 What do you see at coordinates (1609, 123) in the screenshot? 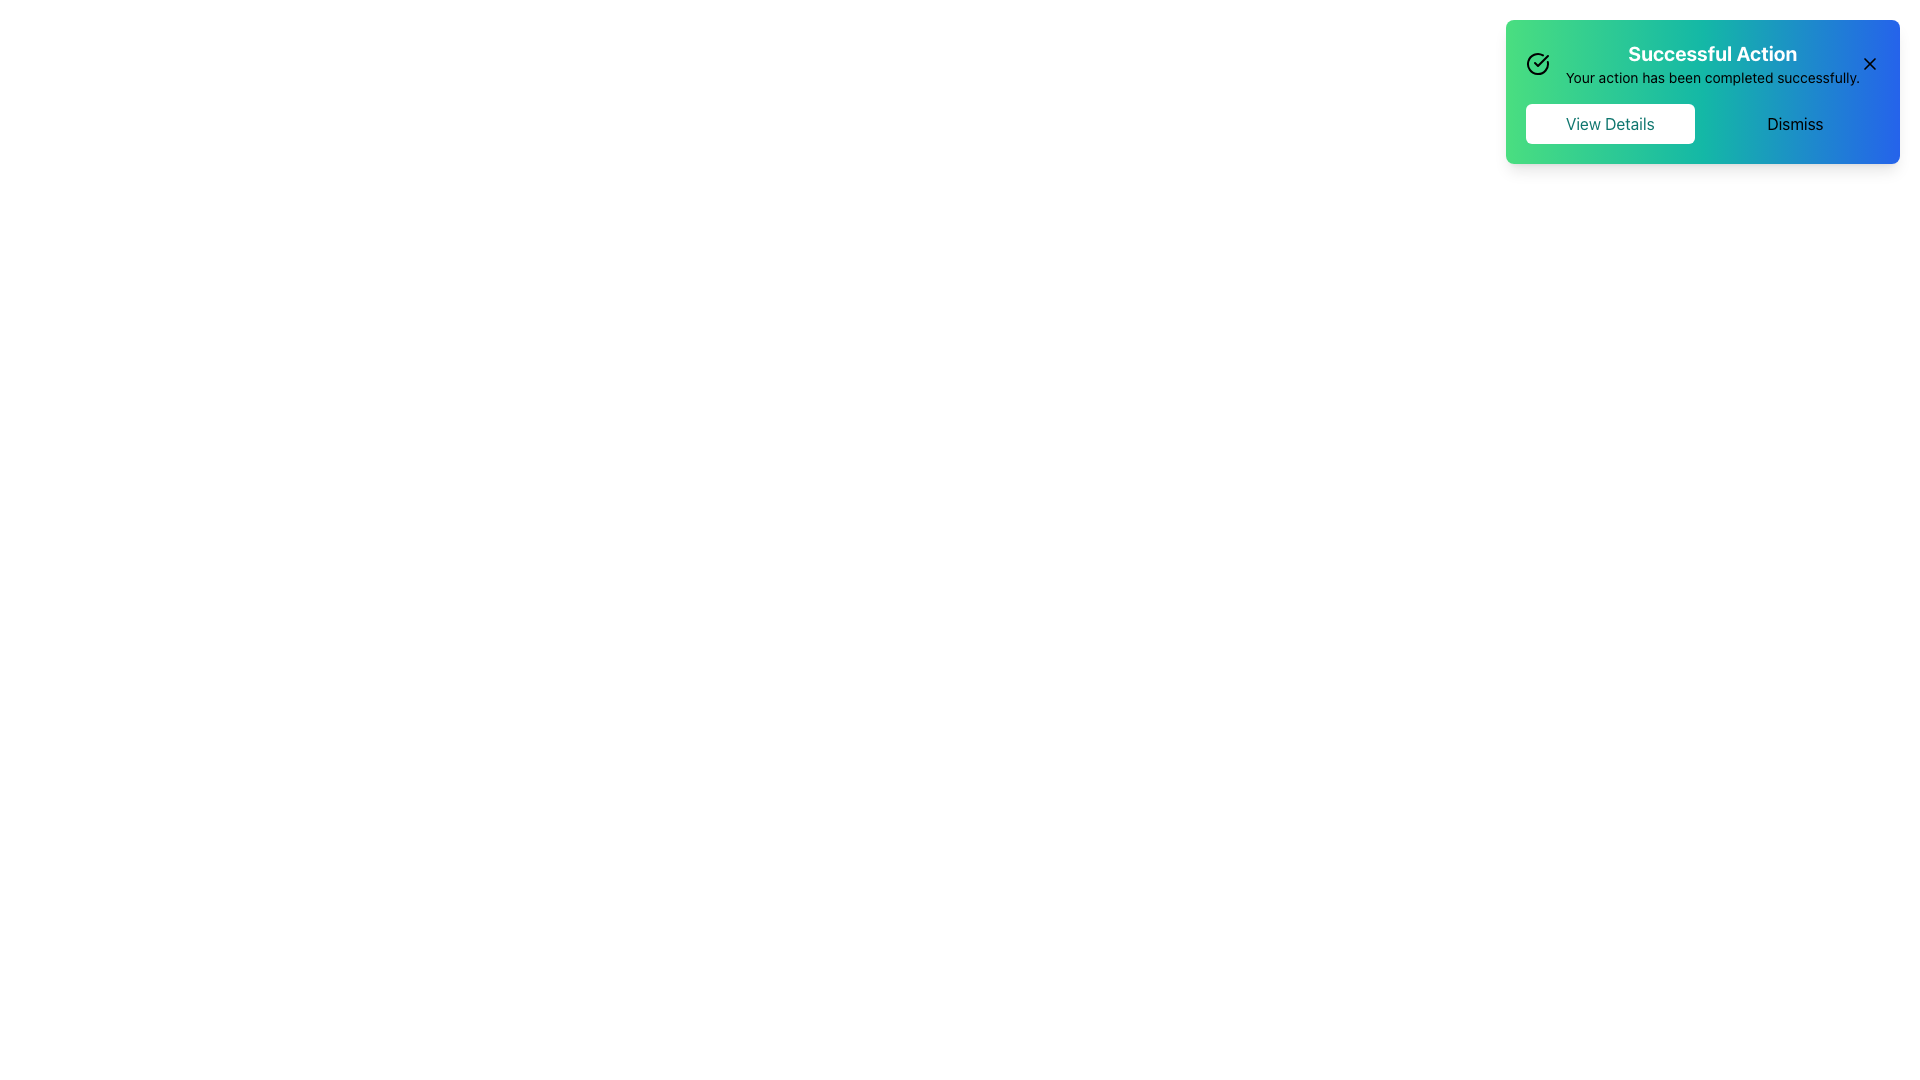
I see `the leftmost button in the notification area` at bounding box center [1609, 123].